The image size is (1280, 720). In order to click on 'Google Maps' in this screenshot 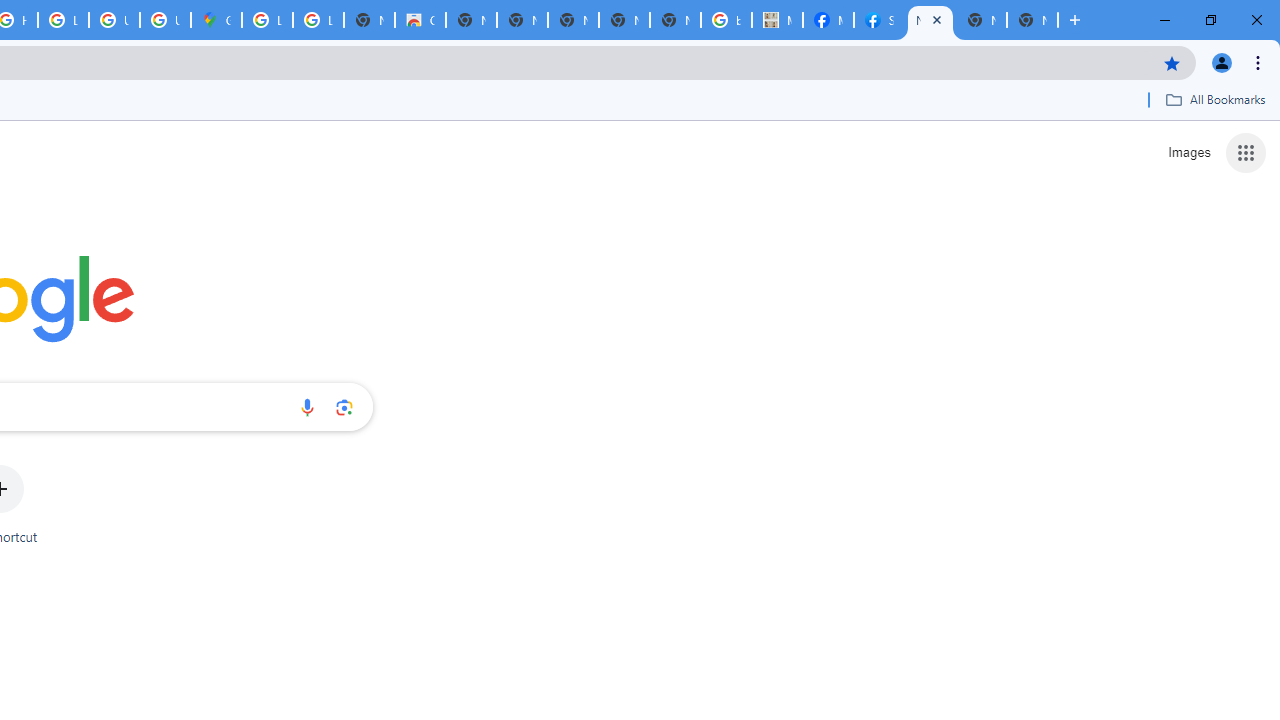, I will do `click(216, 20)`.